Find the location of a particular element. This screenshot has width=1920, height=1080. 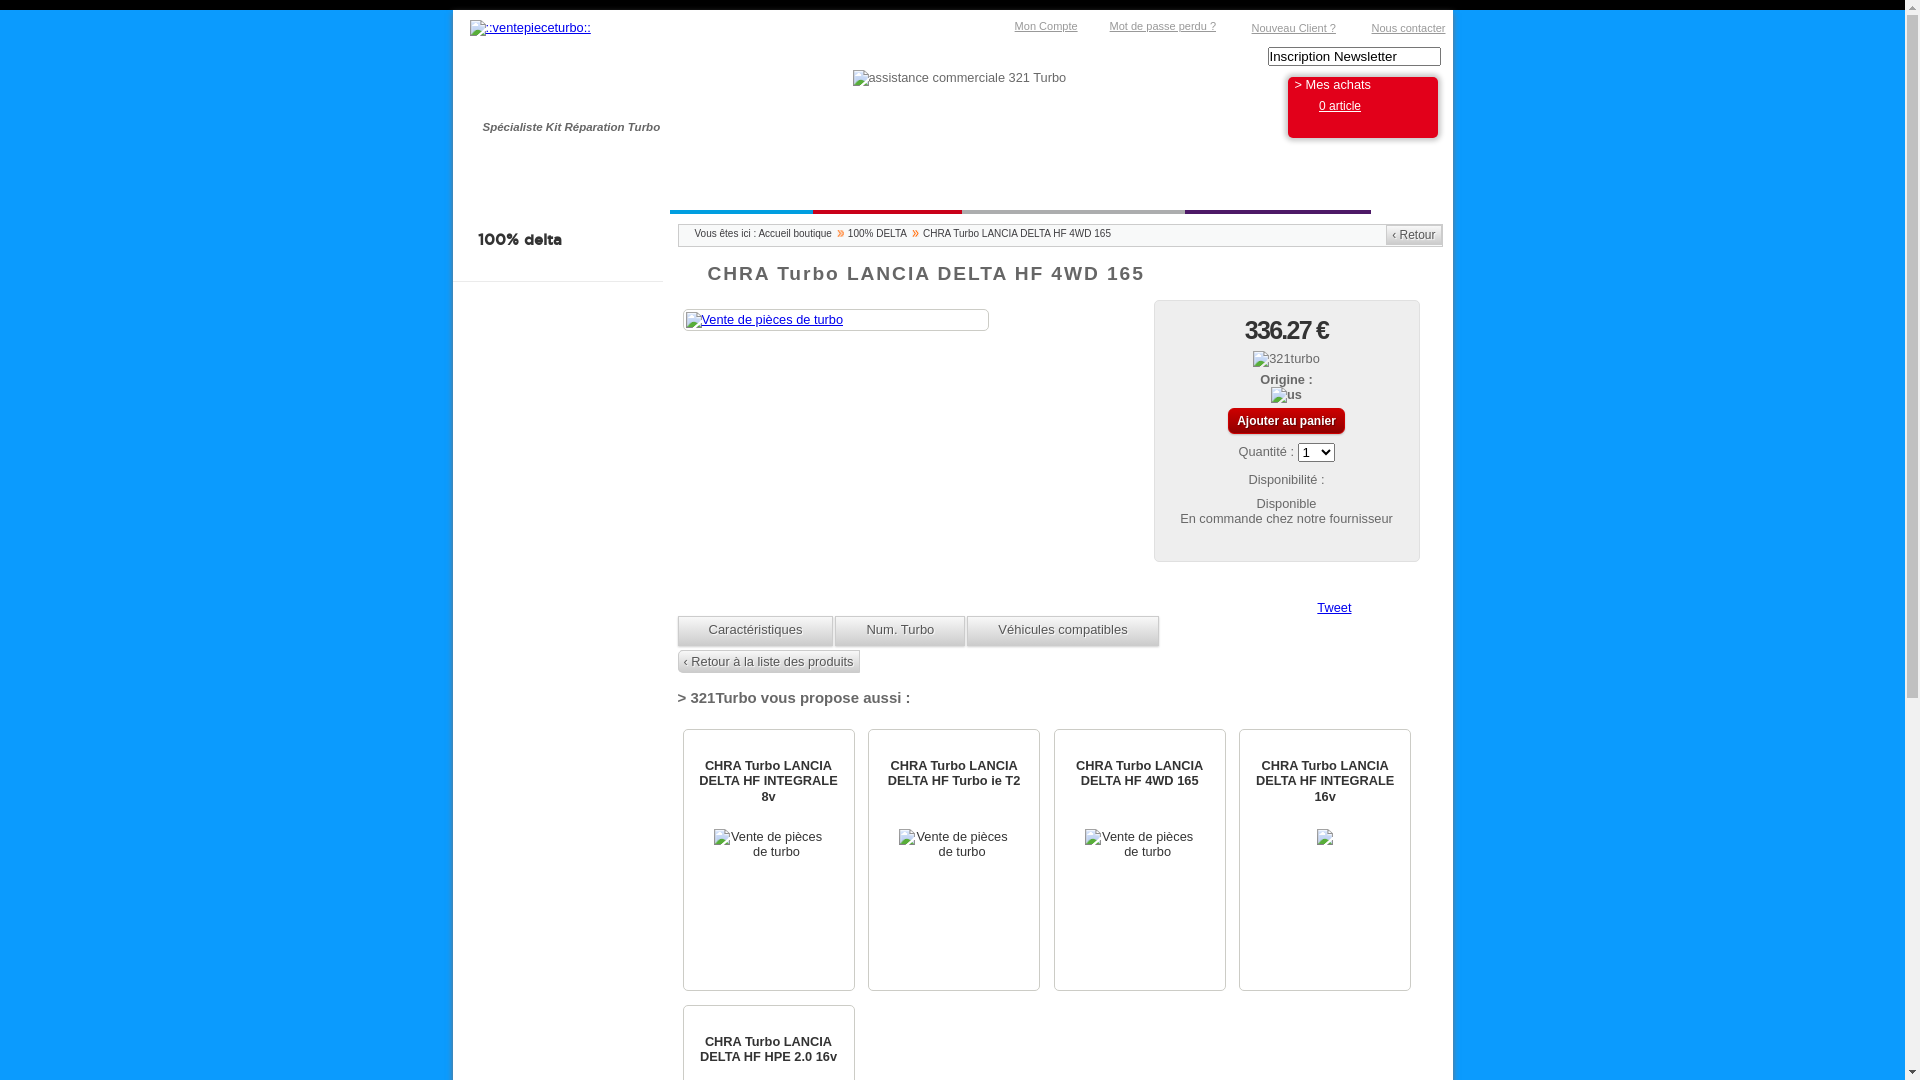

'Rechercher' is located at coordinates (1431, 56).